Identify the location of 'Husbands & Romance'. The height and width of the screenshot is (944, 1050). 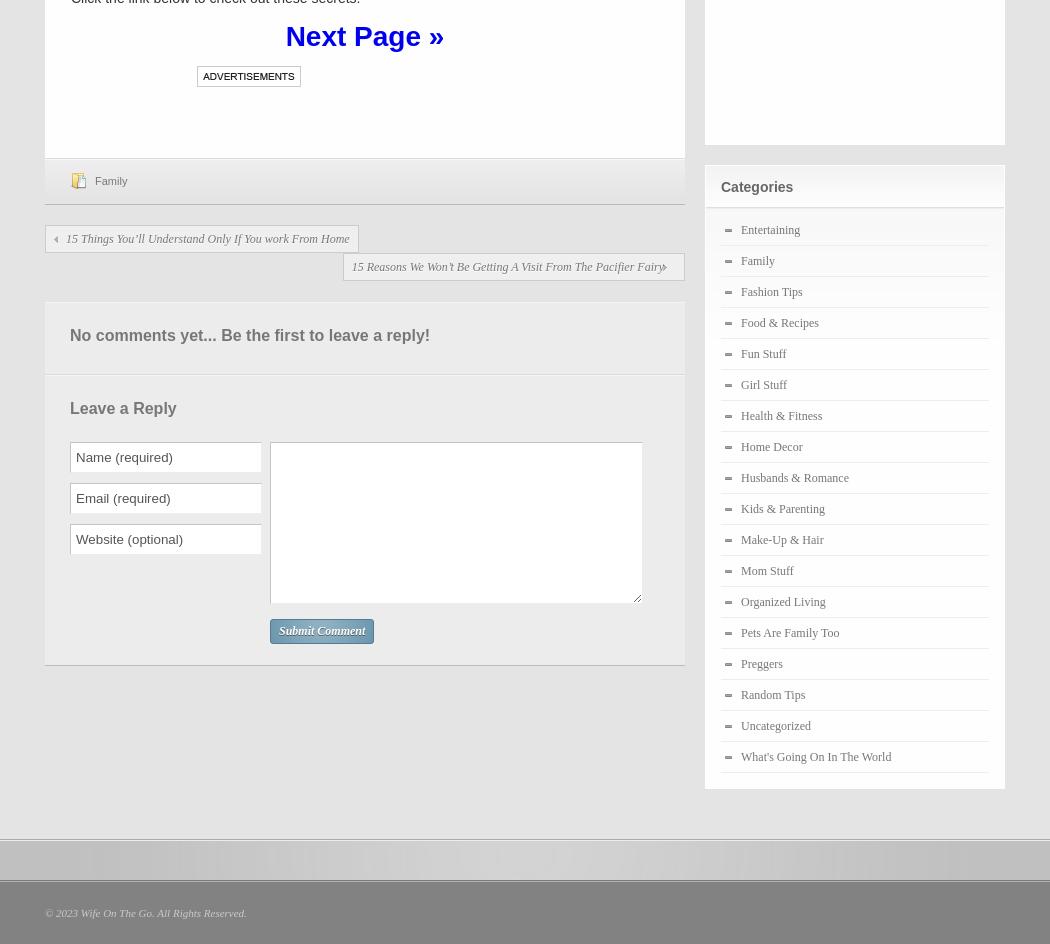
(793, 478).